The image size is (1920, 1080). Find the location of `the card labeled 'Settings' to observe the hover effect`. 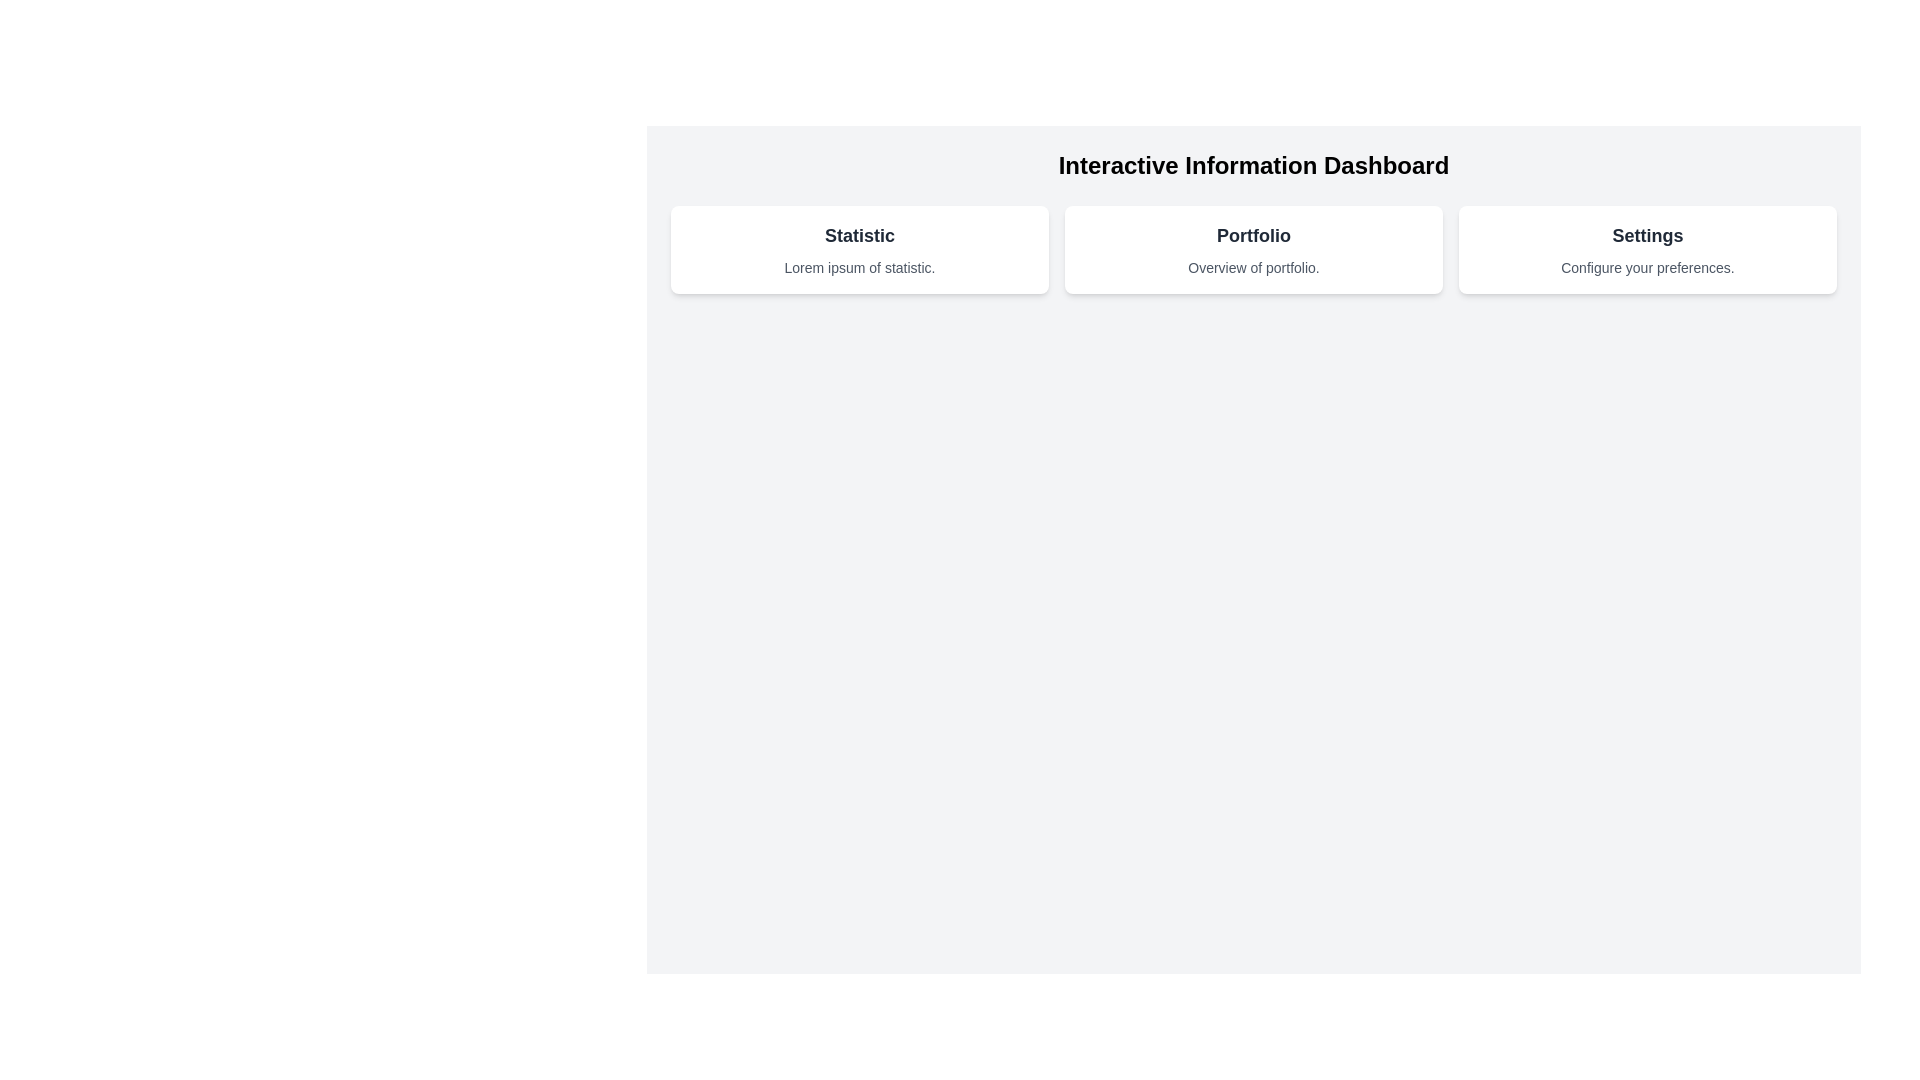

the card labeled 'Settings' to observe the hover effect is located at coordinates (1647, 249).